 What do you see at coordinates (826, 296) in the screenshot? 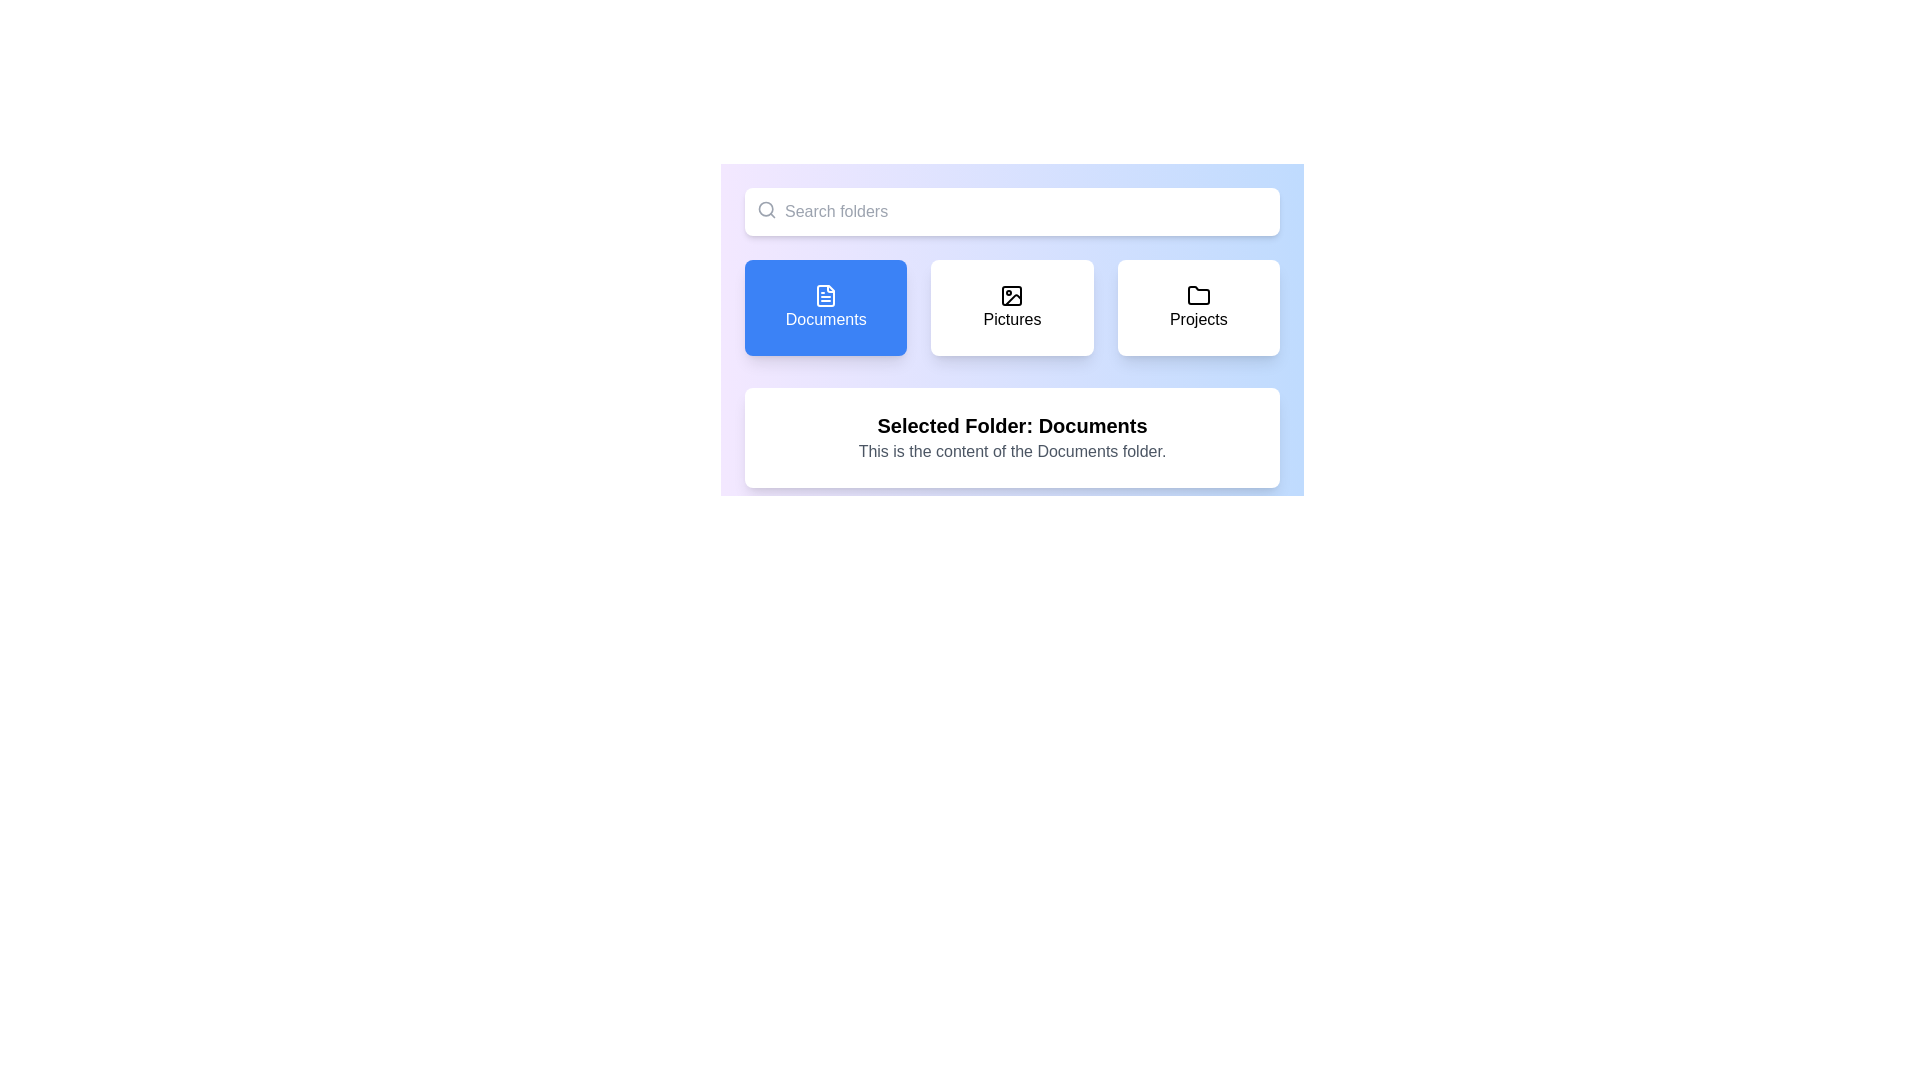
I see `the blue button labeled 'Documents', which contains an icon indicating files or textual content, positioned above the 'Documents' text label` at bounding box center [826, 296].